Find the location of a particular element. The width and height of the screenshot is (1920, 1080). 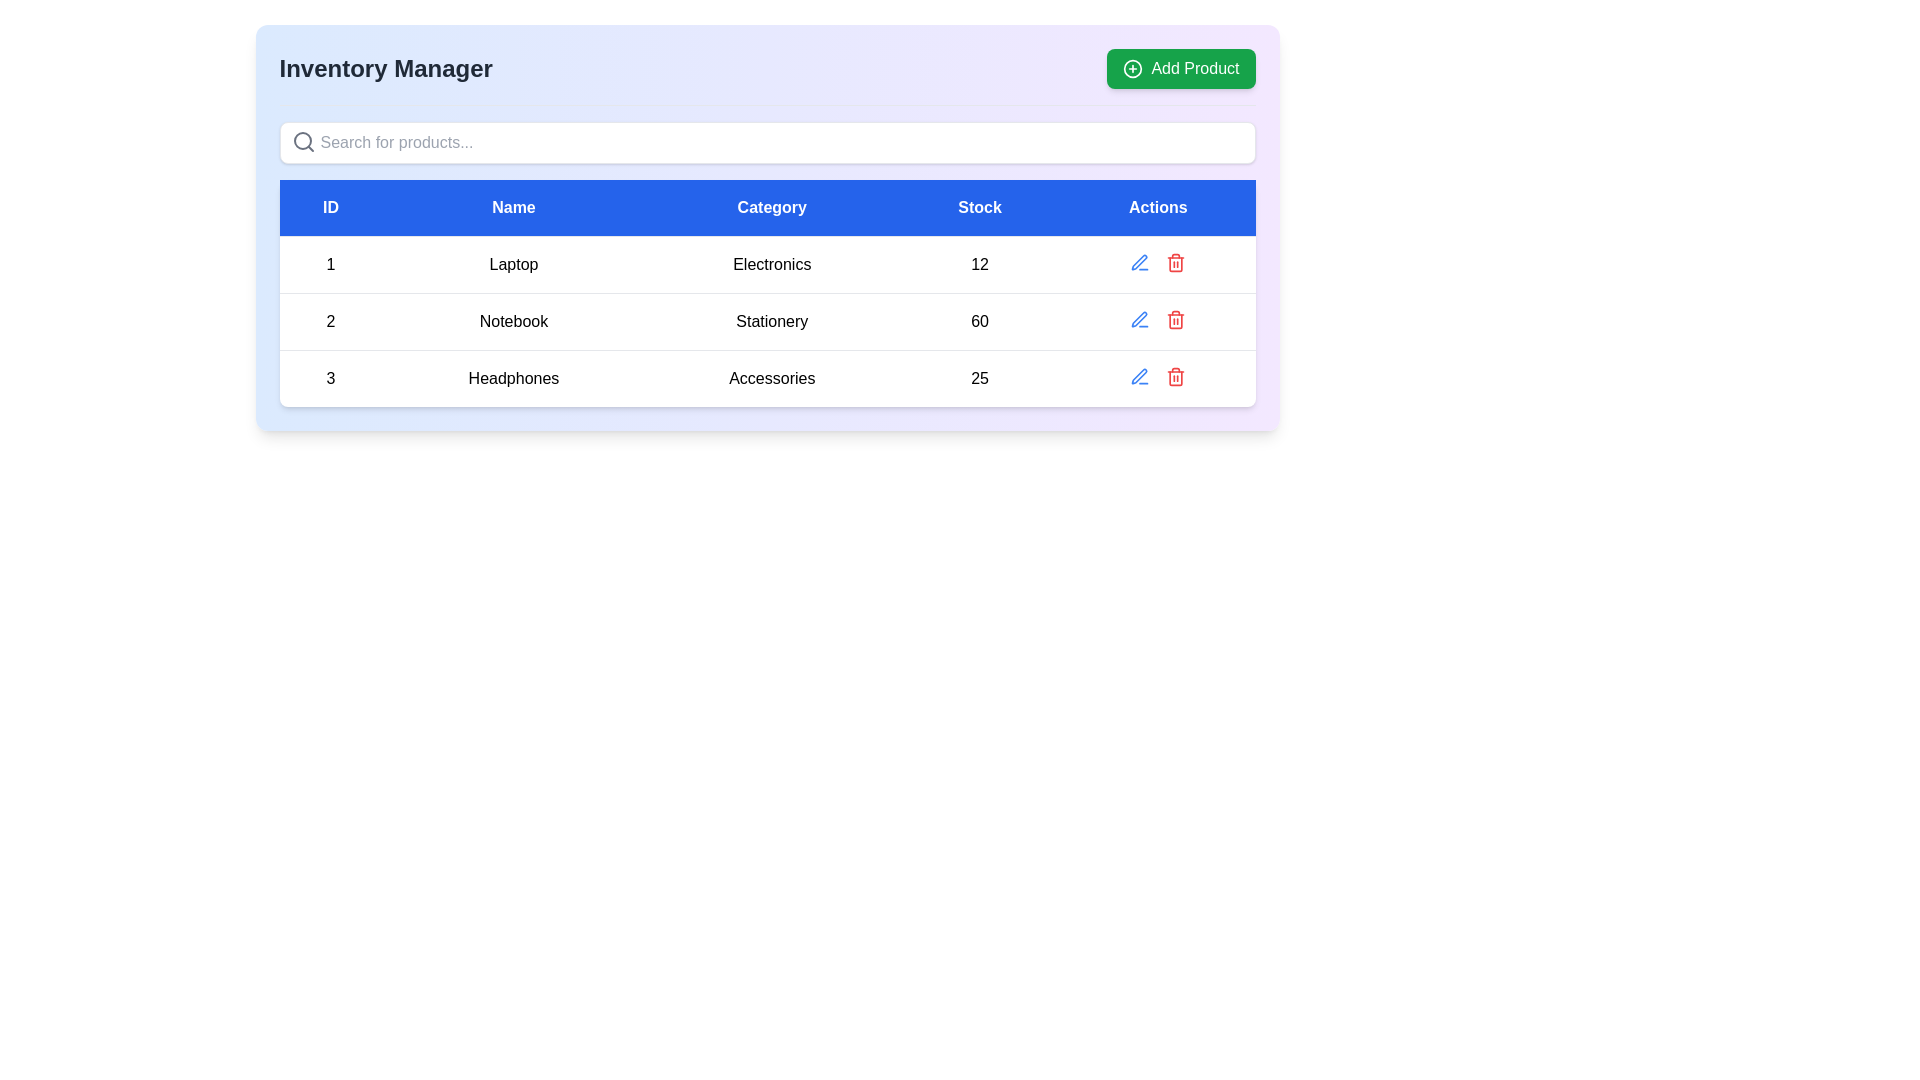

the 'Category' text label in the second row of the table, which represents the product category 'Notebook' is located at coordinates (771, 320).